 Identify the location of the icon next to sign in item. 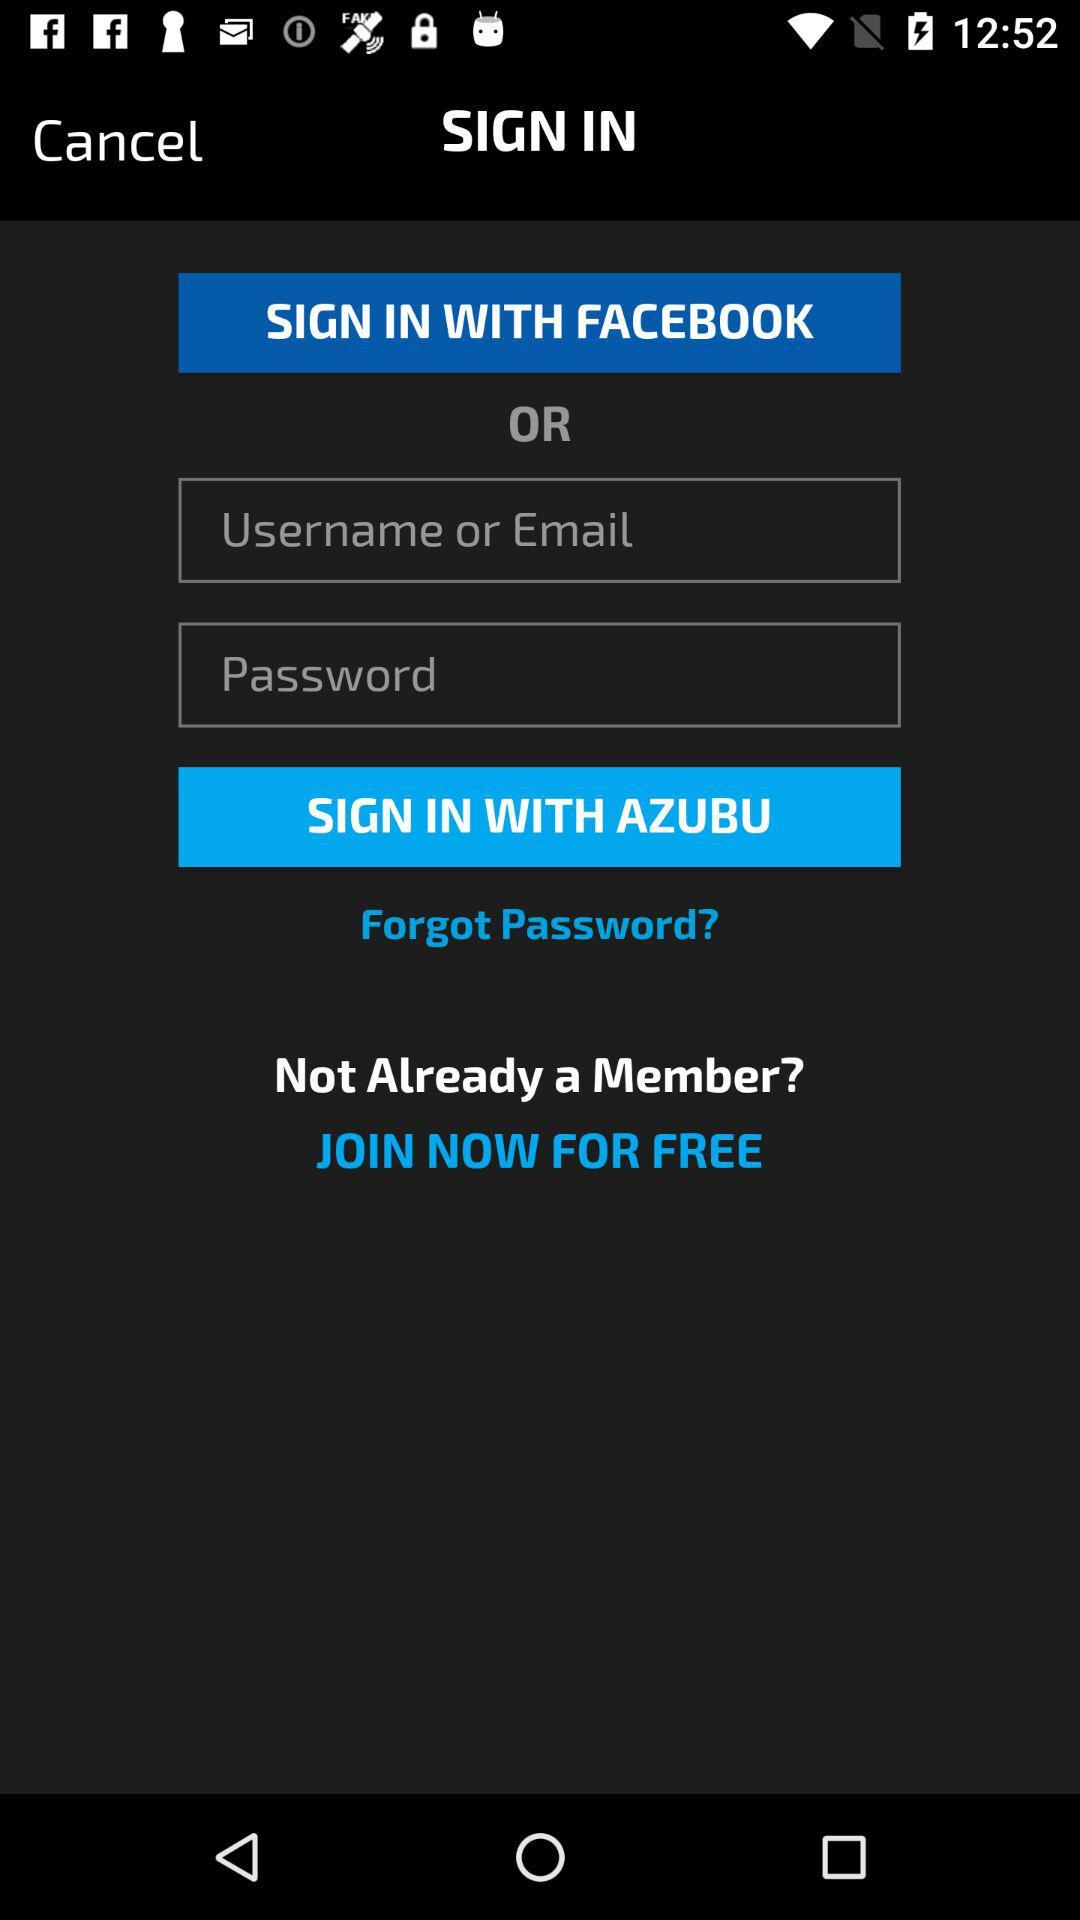
(117, 140).